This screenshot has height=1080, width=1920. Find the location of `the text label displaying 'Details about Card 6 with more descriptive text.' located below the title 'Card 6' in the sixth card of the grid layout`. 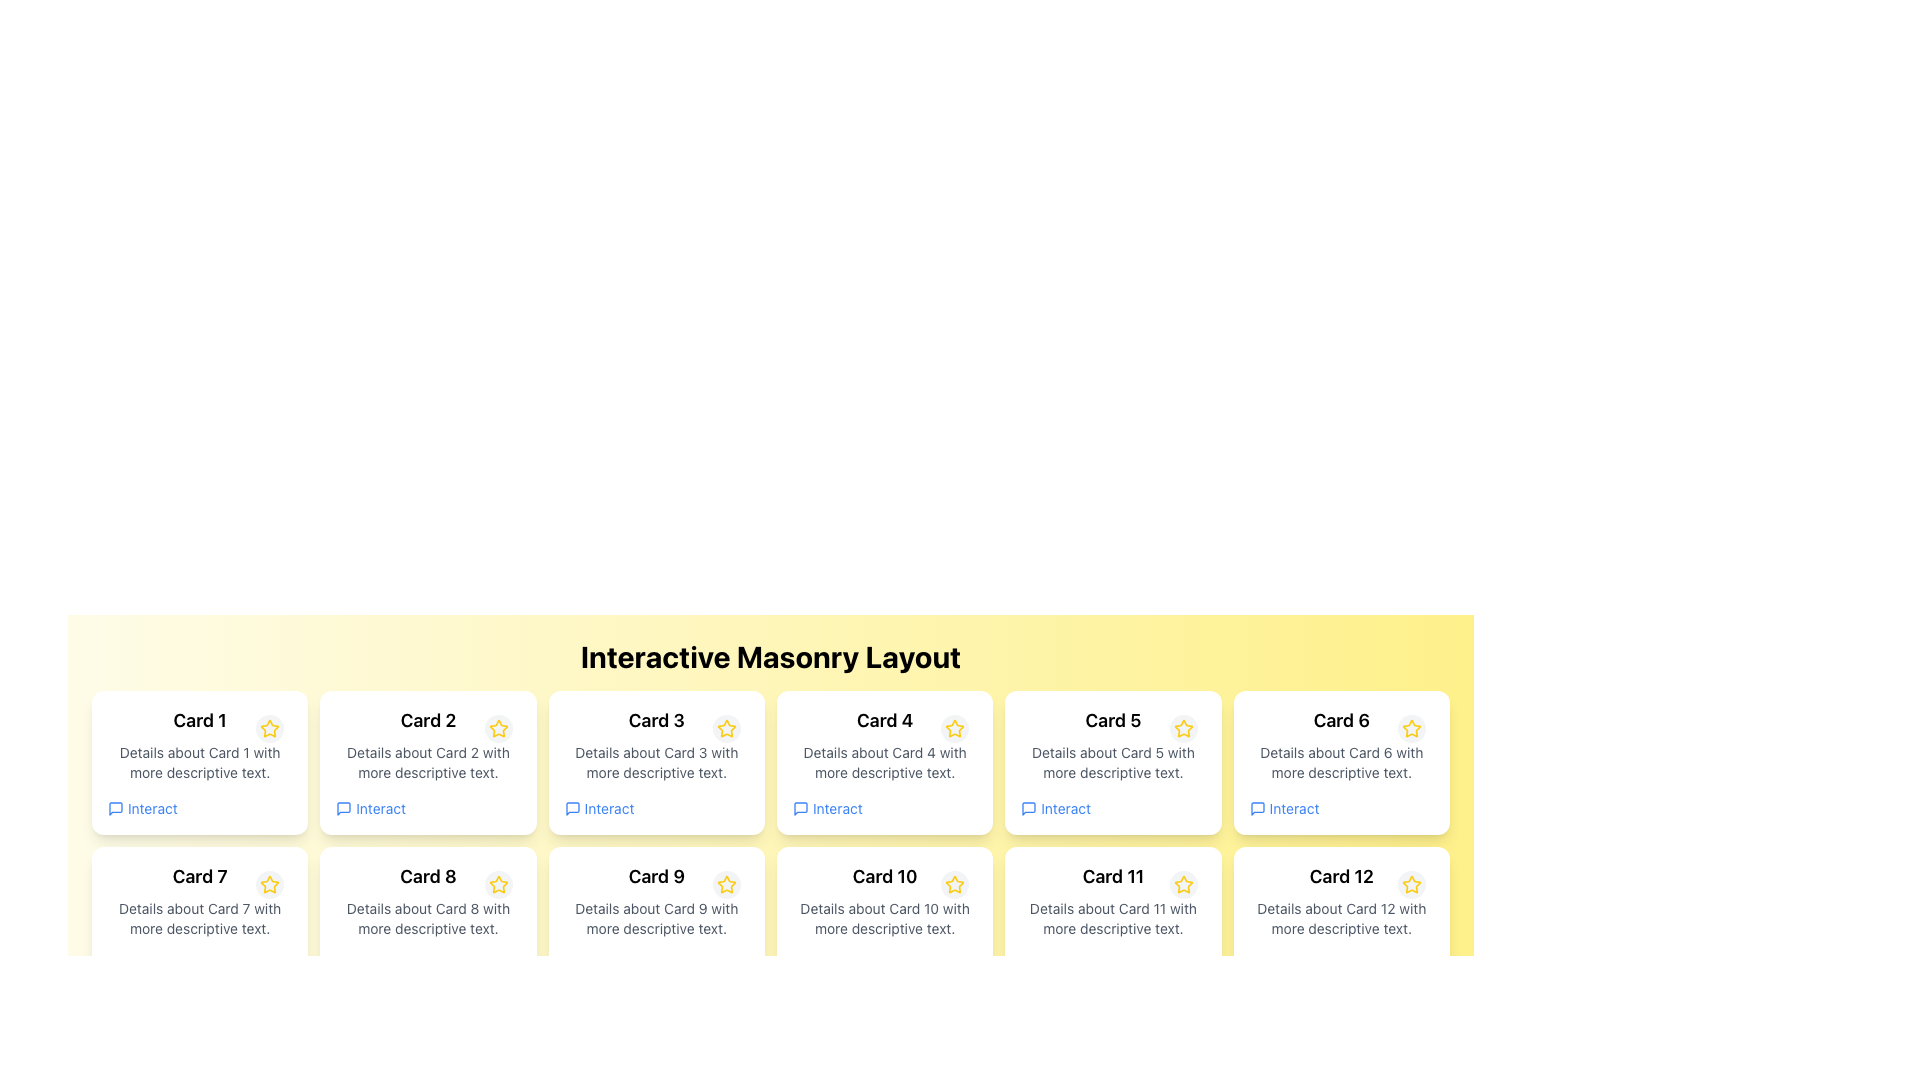

the text label displaying 'Details about Card 6 with more descriptive text.' located below the title 'Card 6' in the sixth card of the grid layout is located at coordinates (1341, 763).